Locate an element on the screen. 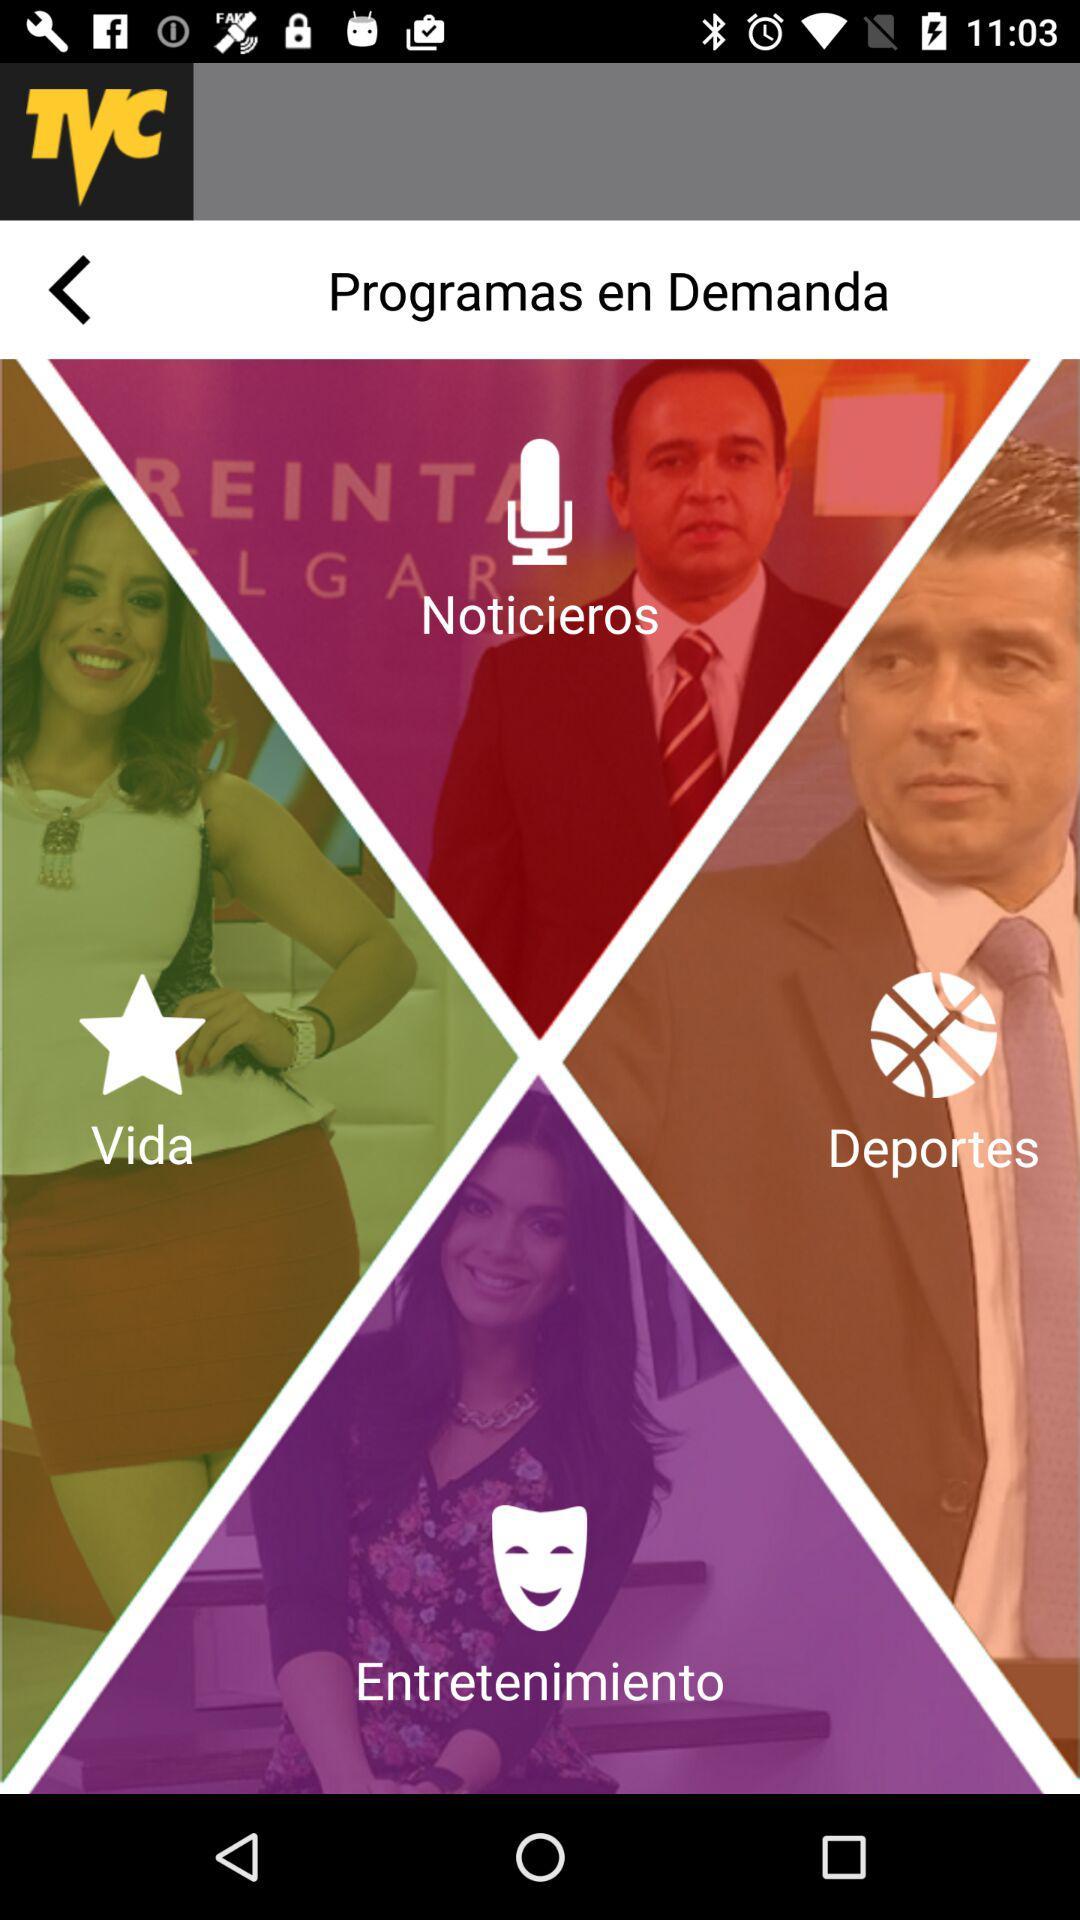 This screenshot has width=1080, height=1920. the app on the left is located at coordinates (141, 1075).